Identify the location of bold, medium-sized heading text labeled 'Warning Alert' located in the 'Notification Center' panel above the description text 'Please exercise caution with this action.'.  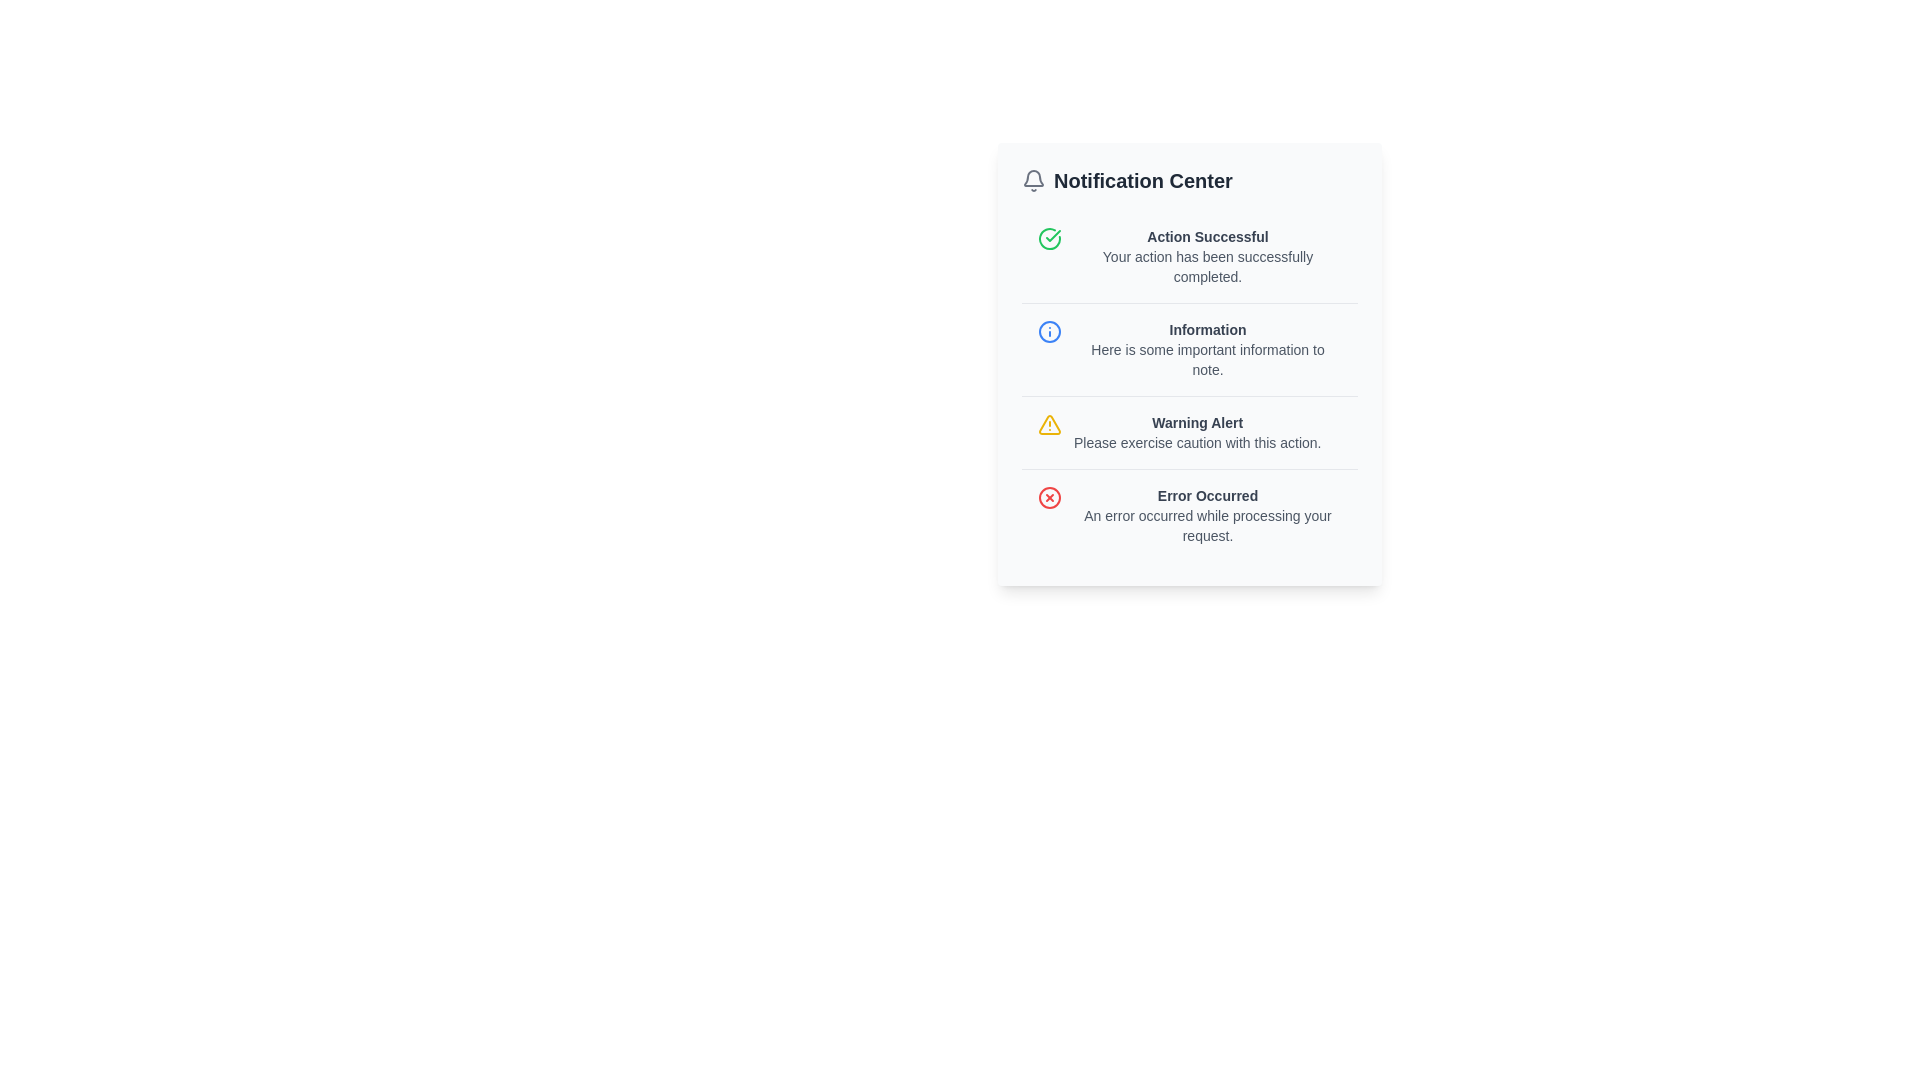
(1197, 422).